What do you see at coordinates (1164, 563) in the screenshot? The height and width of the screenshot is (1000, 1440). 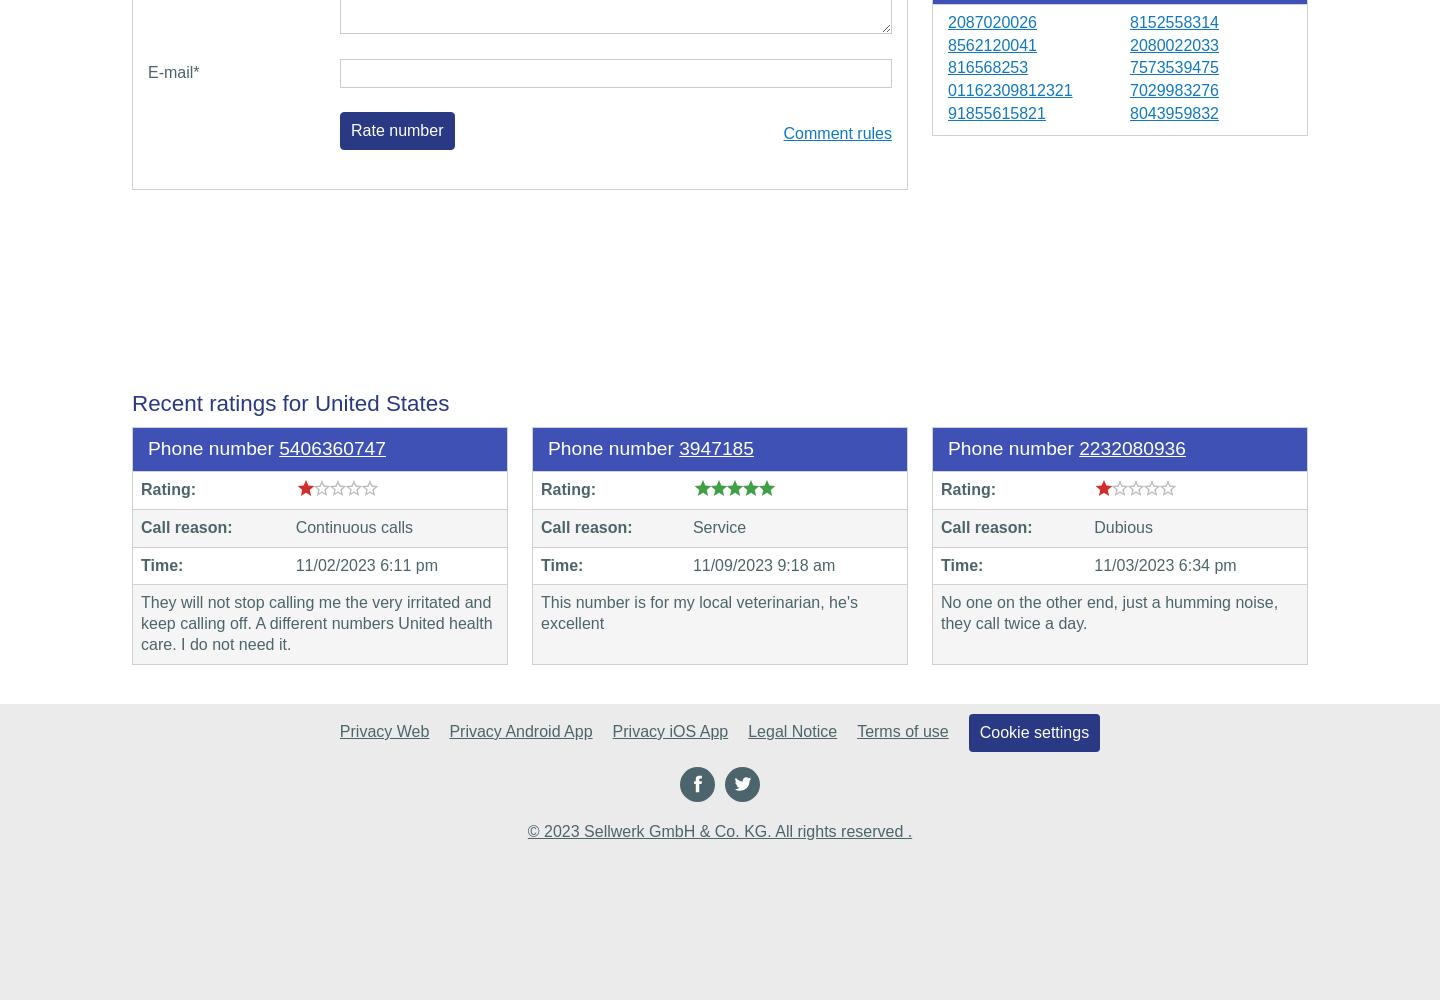 I see `'11/03/2023 6:34 pm'` at bounding box center [1164, 563].